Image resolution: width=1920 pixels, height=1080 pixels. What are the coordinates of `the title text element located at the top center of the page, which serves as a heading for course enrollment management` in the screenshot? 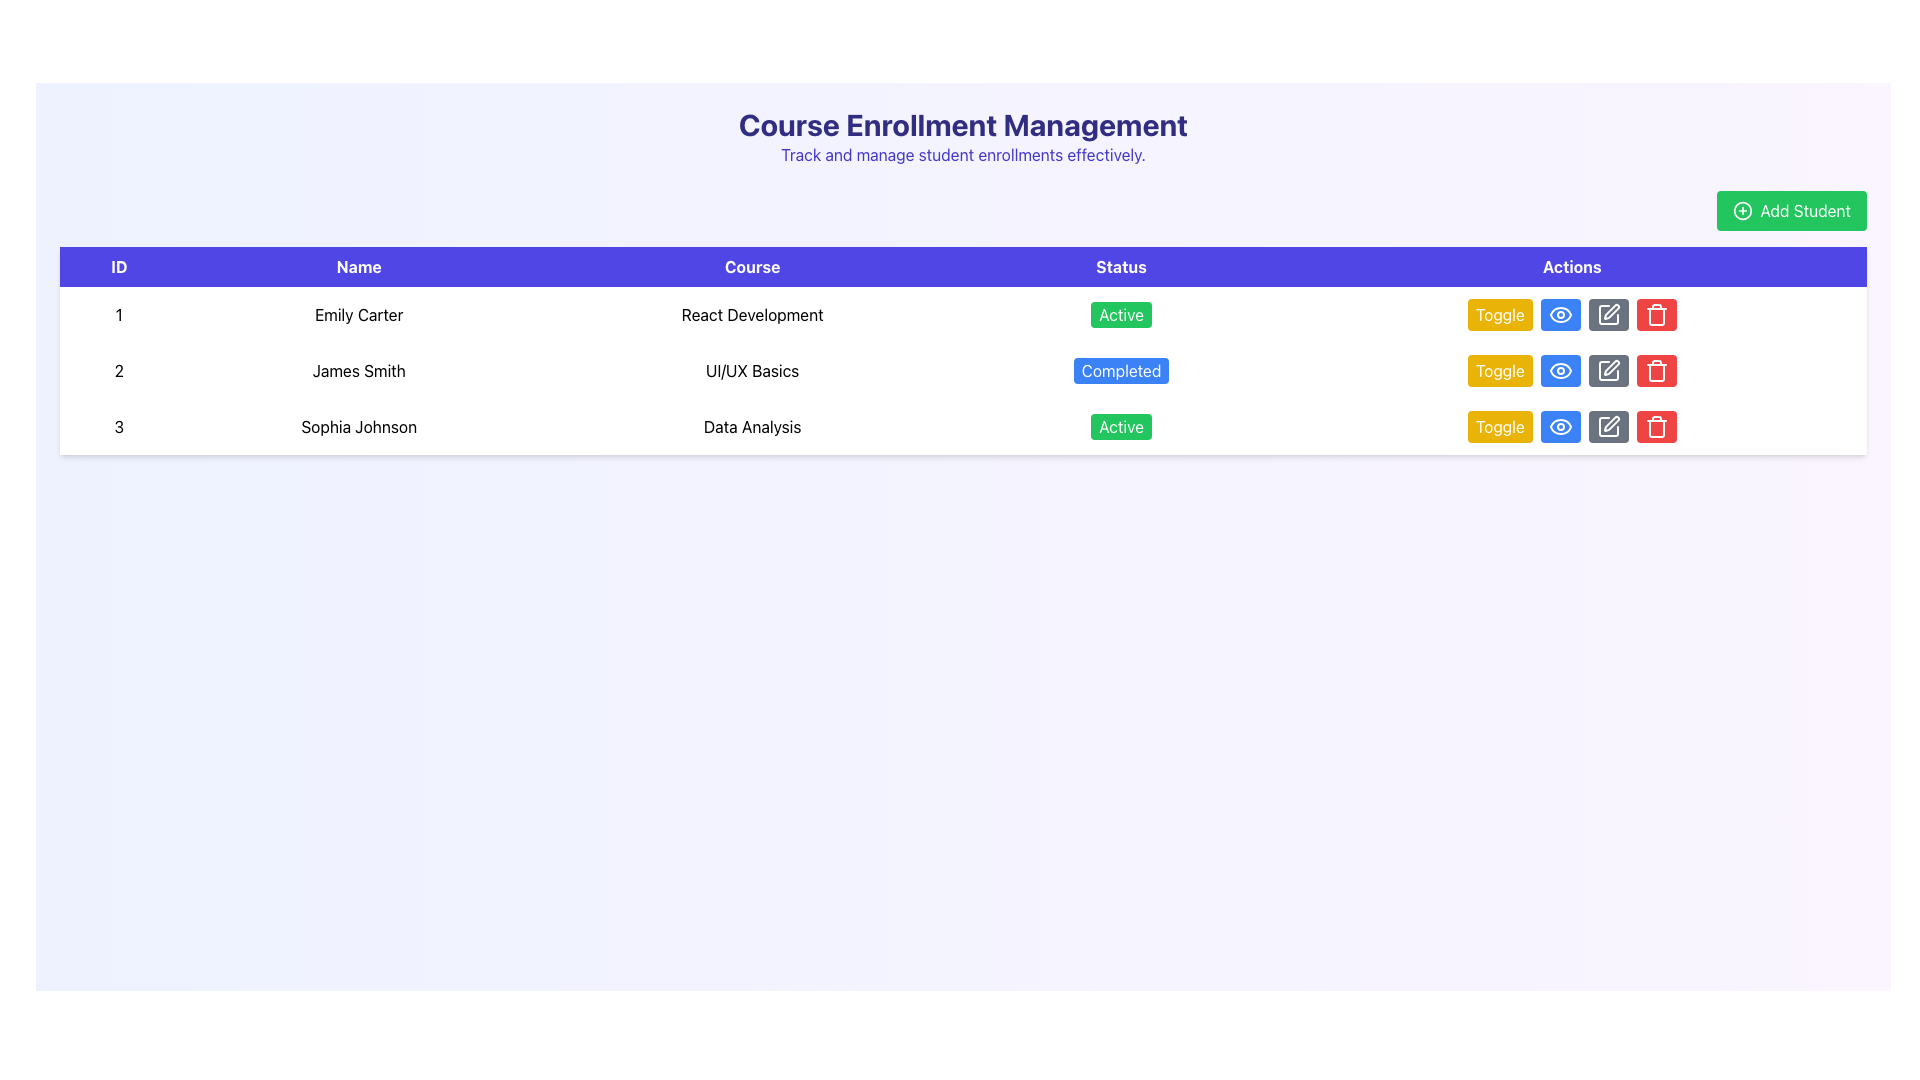 It's located at (963, 124).